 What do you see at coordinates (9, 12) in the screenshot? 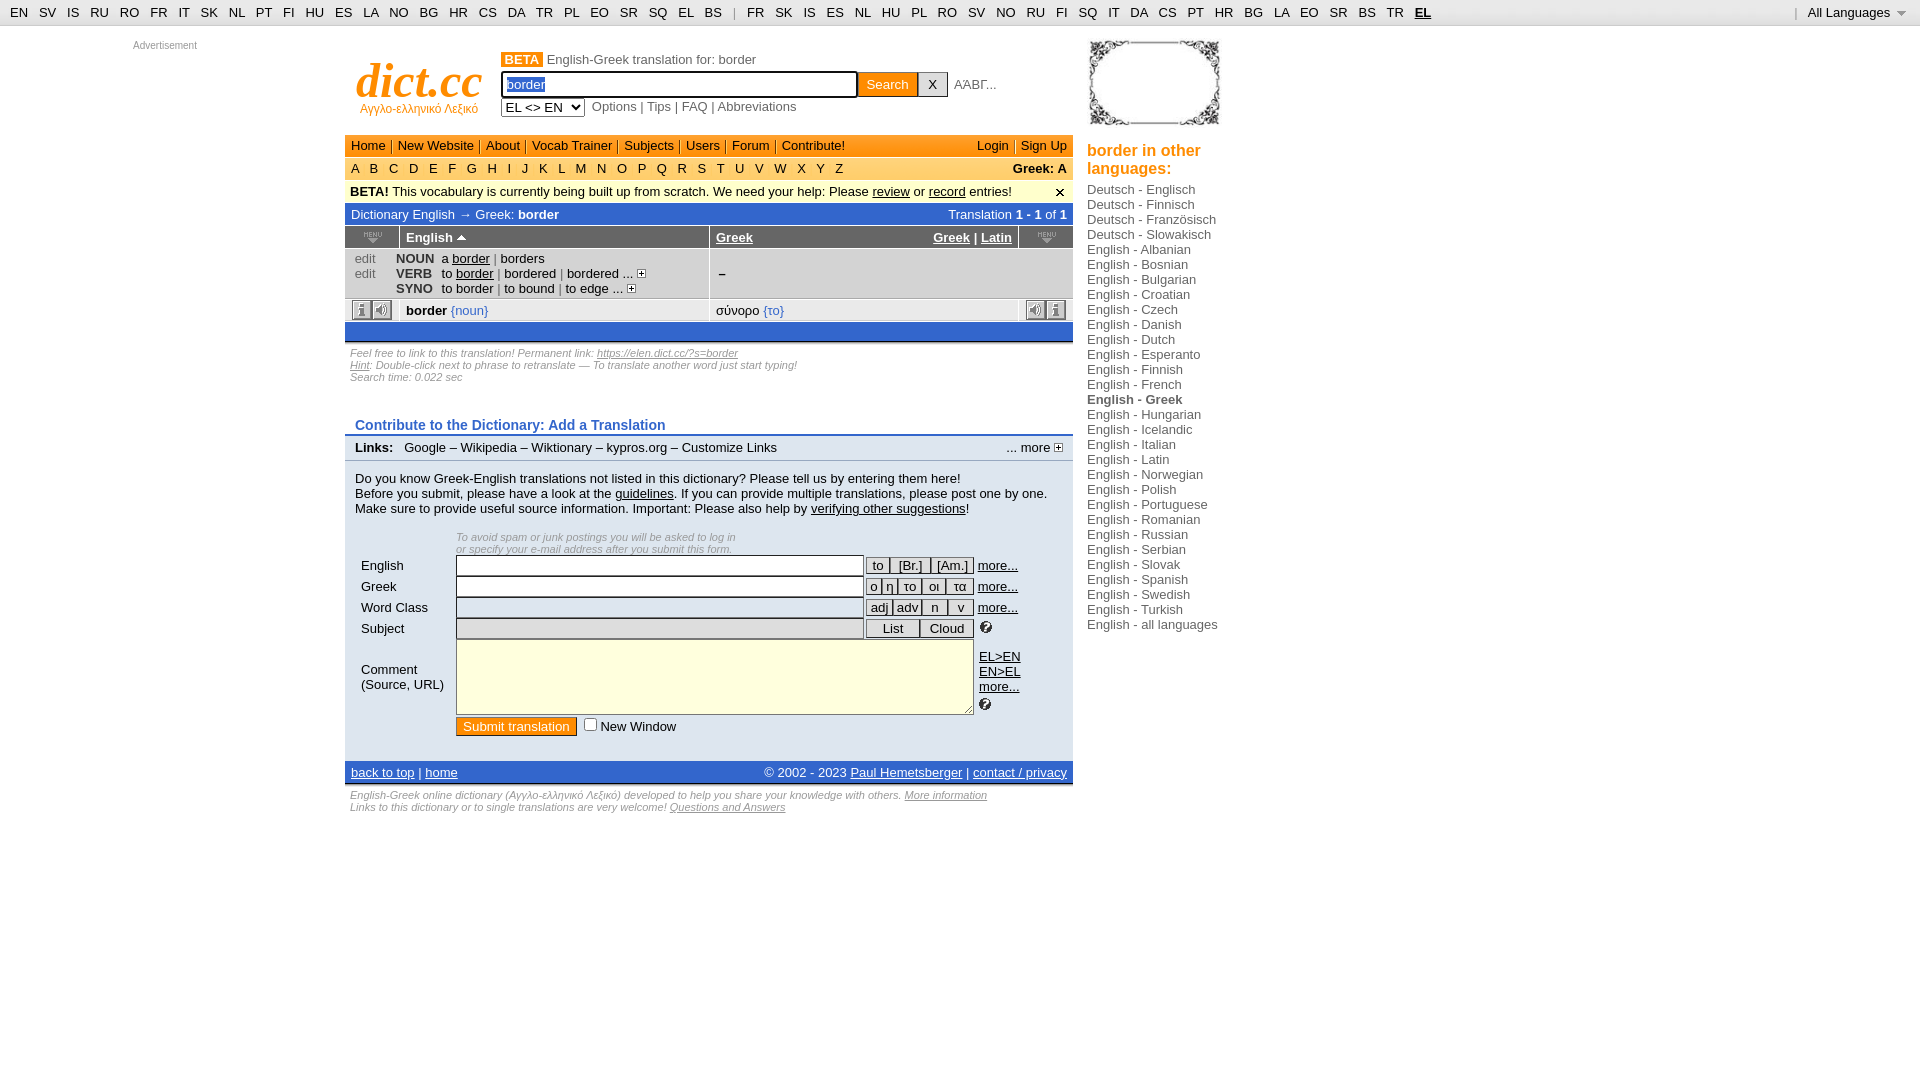
I see `'EN'` at bounding box center [9, 12].